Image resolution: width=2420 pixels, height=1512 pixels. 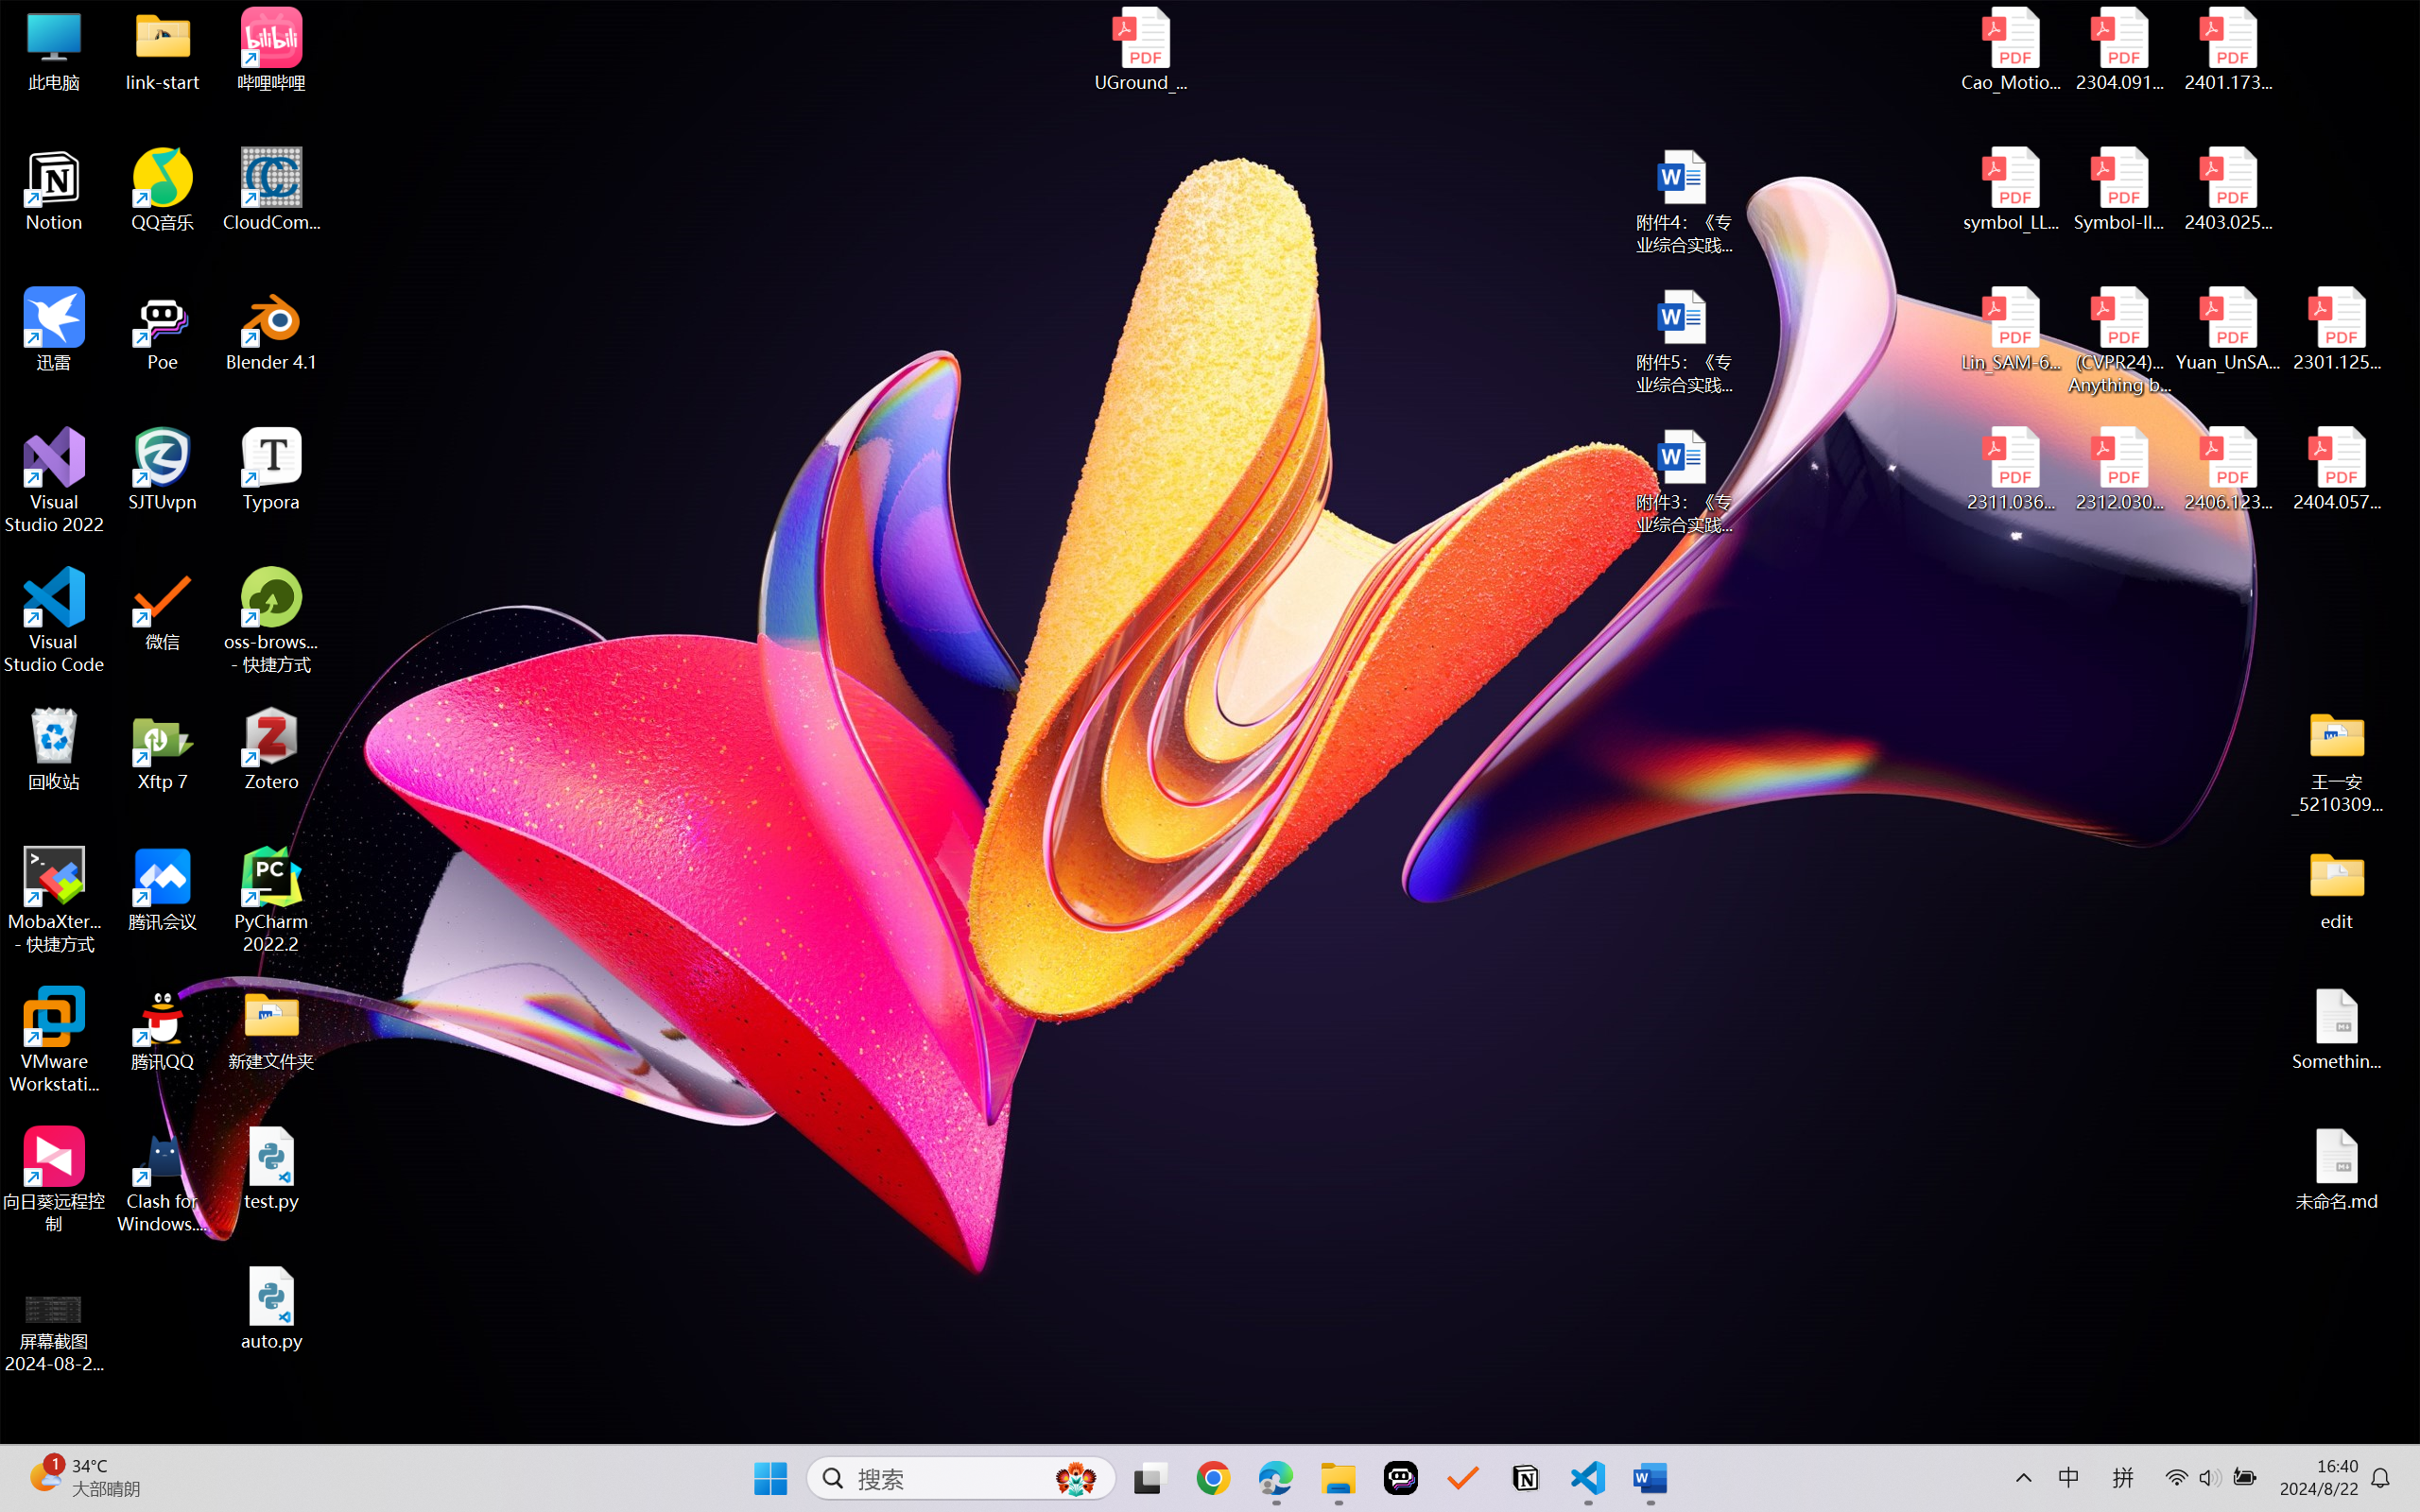 I want to click on 'Google Chrome', so click(x=1213, y=1478).